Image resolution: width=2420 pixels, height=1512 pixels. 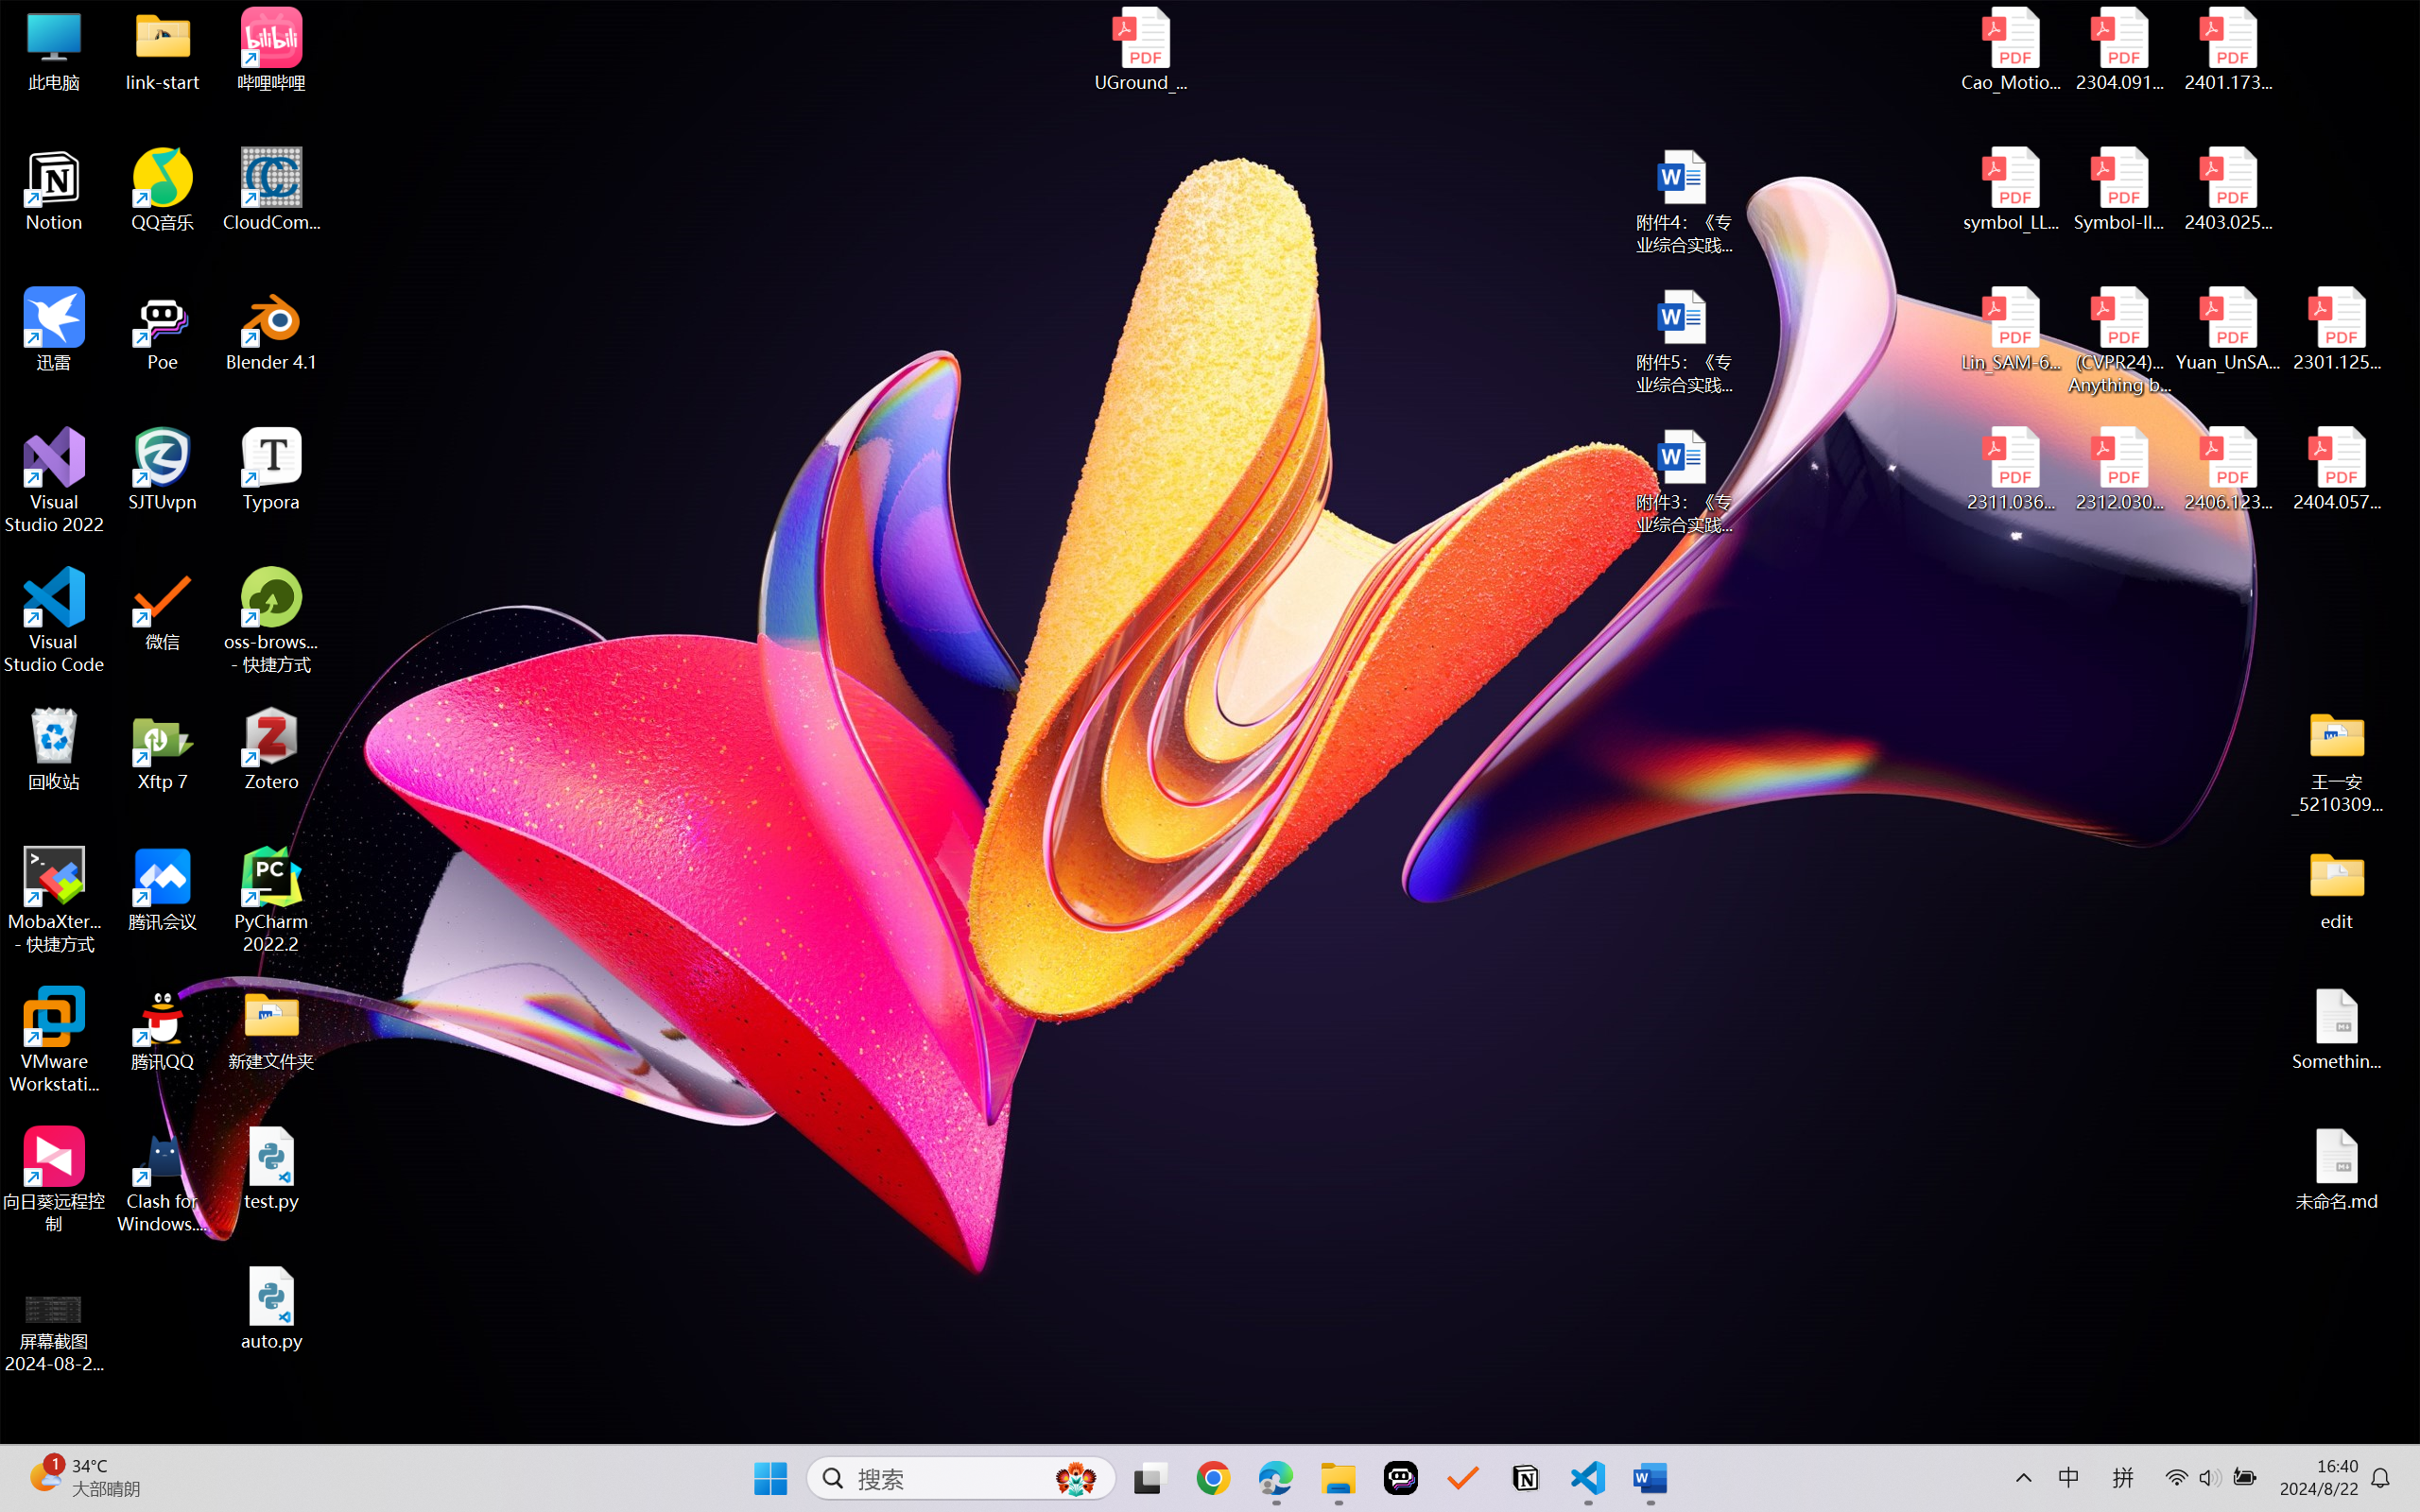 I want to click on 'Google Chrome', so click(x=1213, y=1478).